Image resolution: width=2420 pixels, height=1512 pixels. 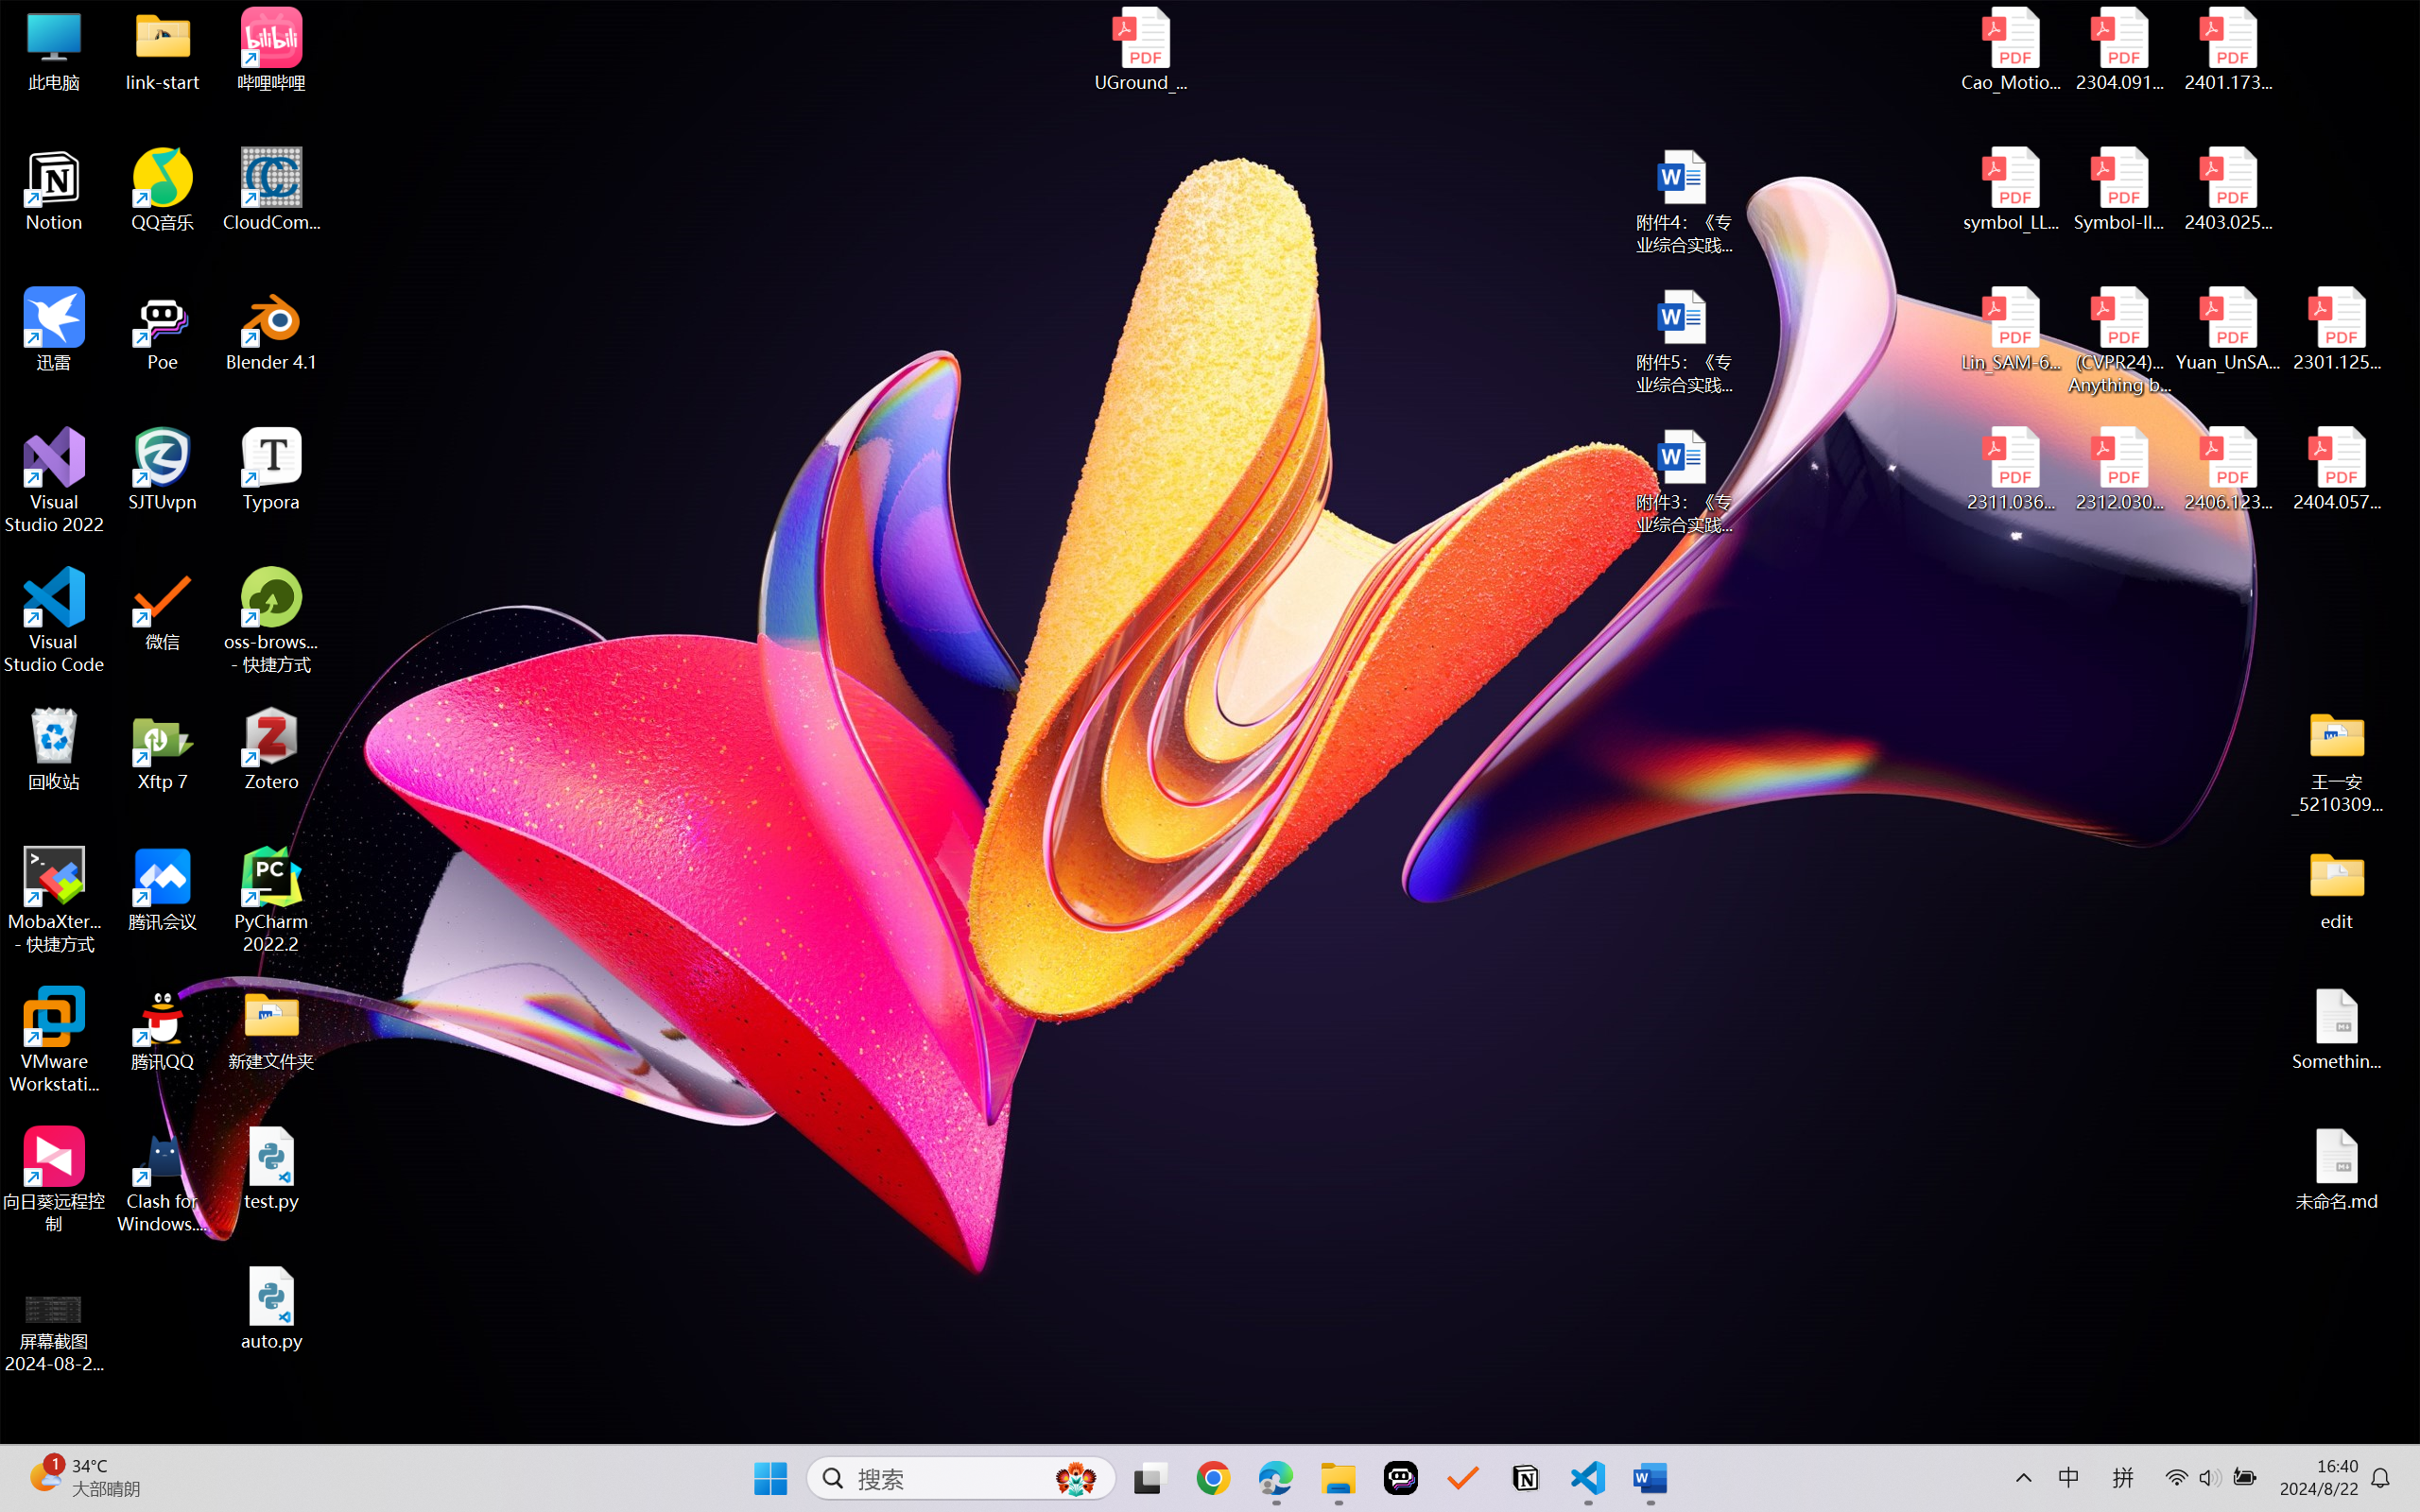 I want to click on 'Google Chrome', so click(x=1213, y=1478).